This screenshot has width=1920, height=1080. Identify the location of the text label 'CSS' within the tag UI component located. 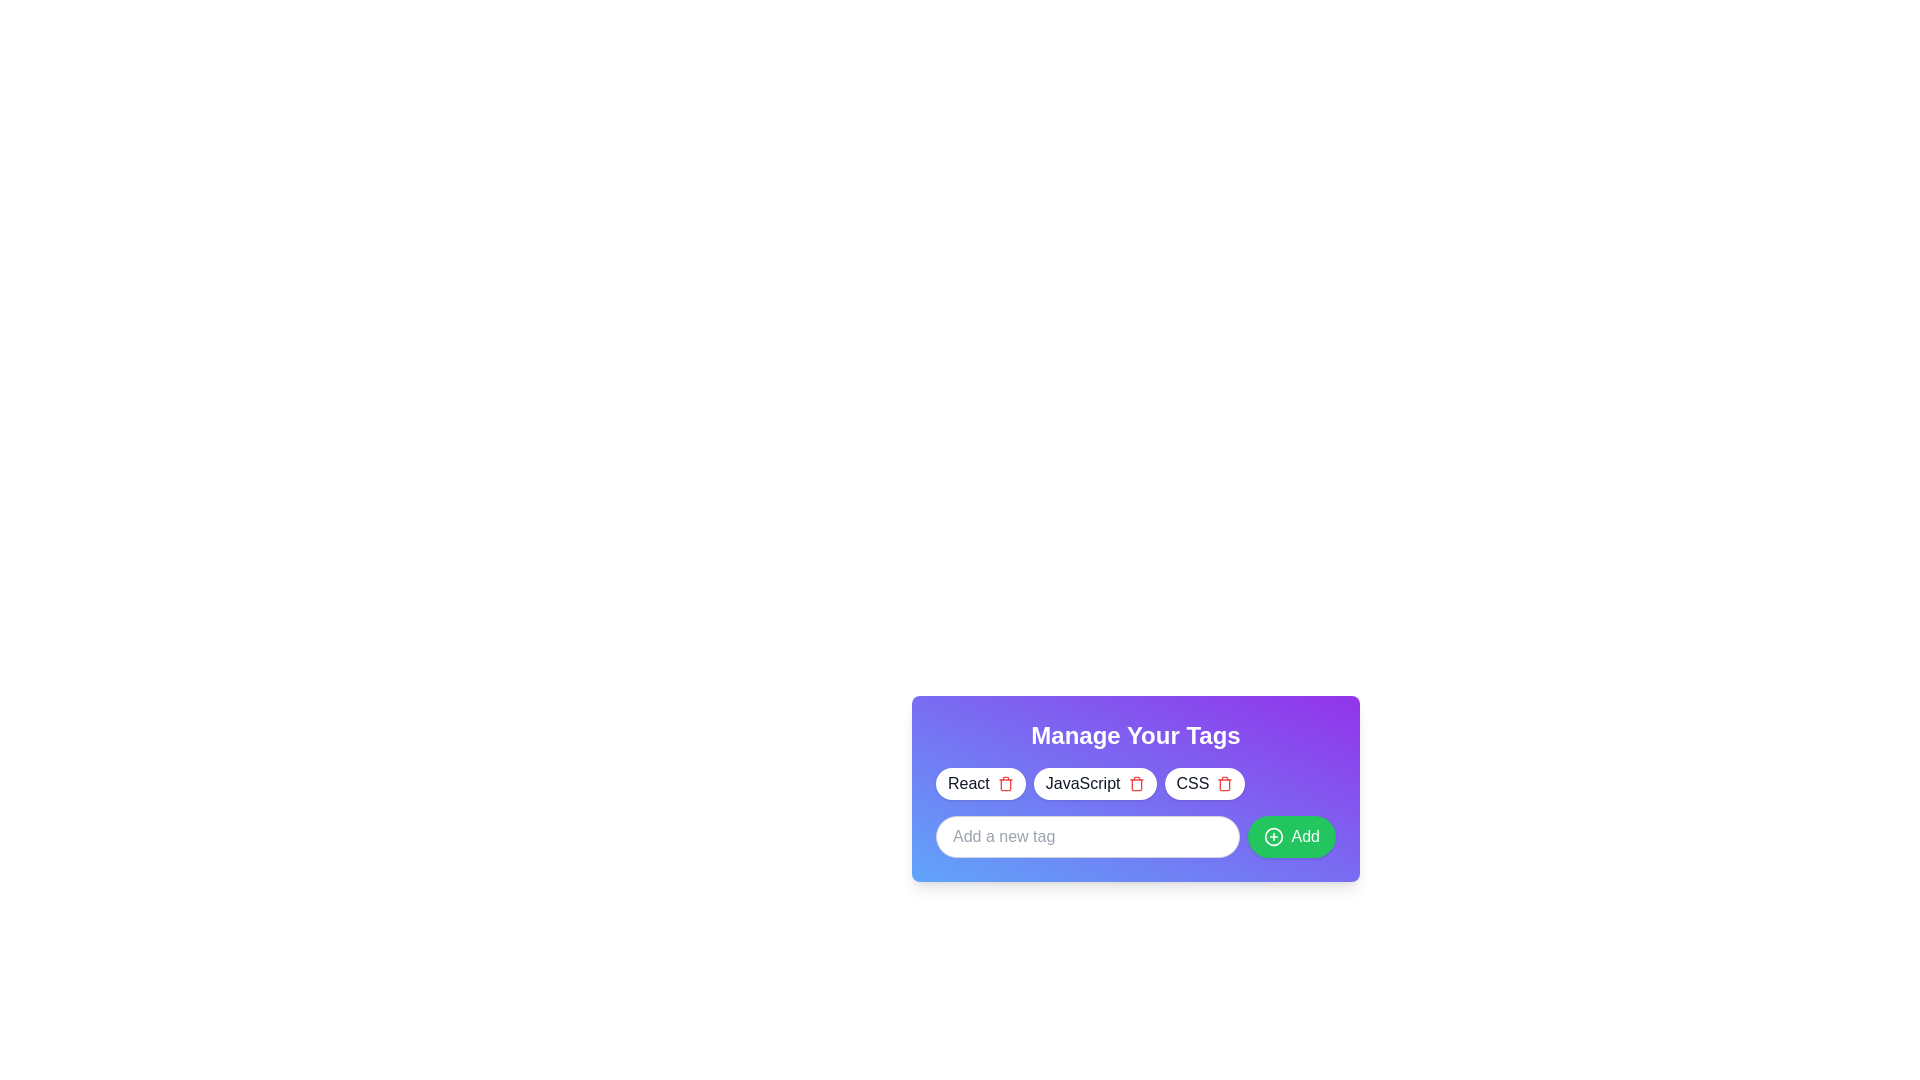
(1192, 782).